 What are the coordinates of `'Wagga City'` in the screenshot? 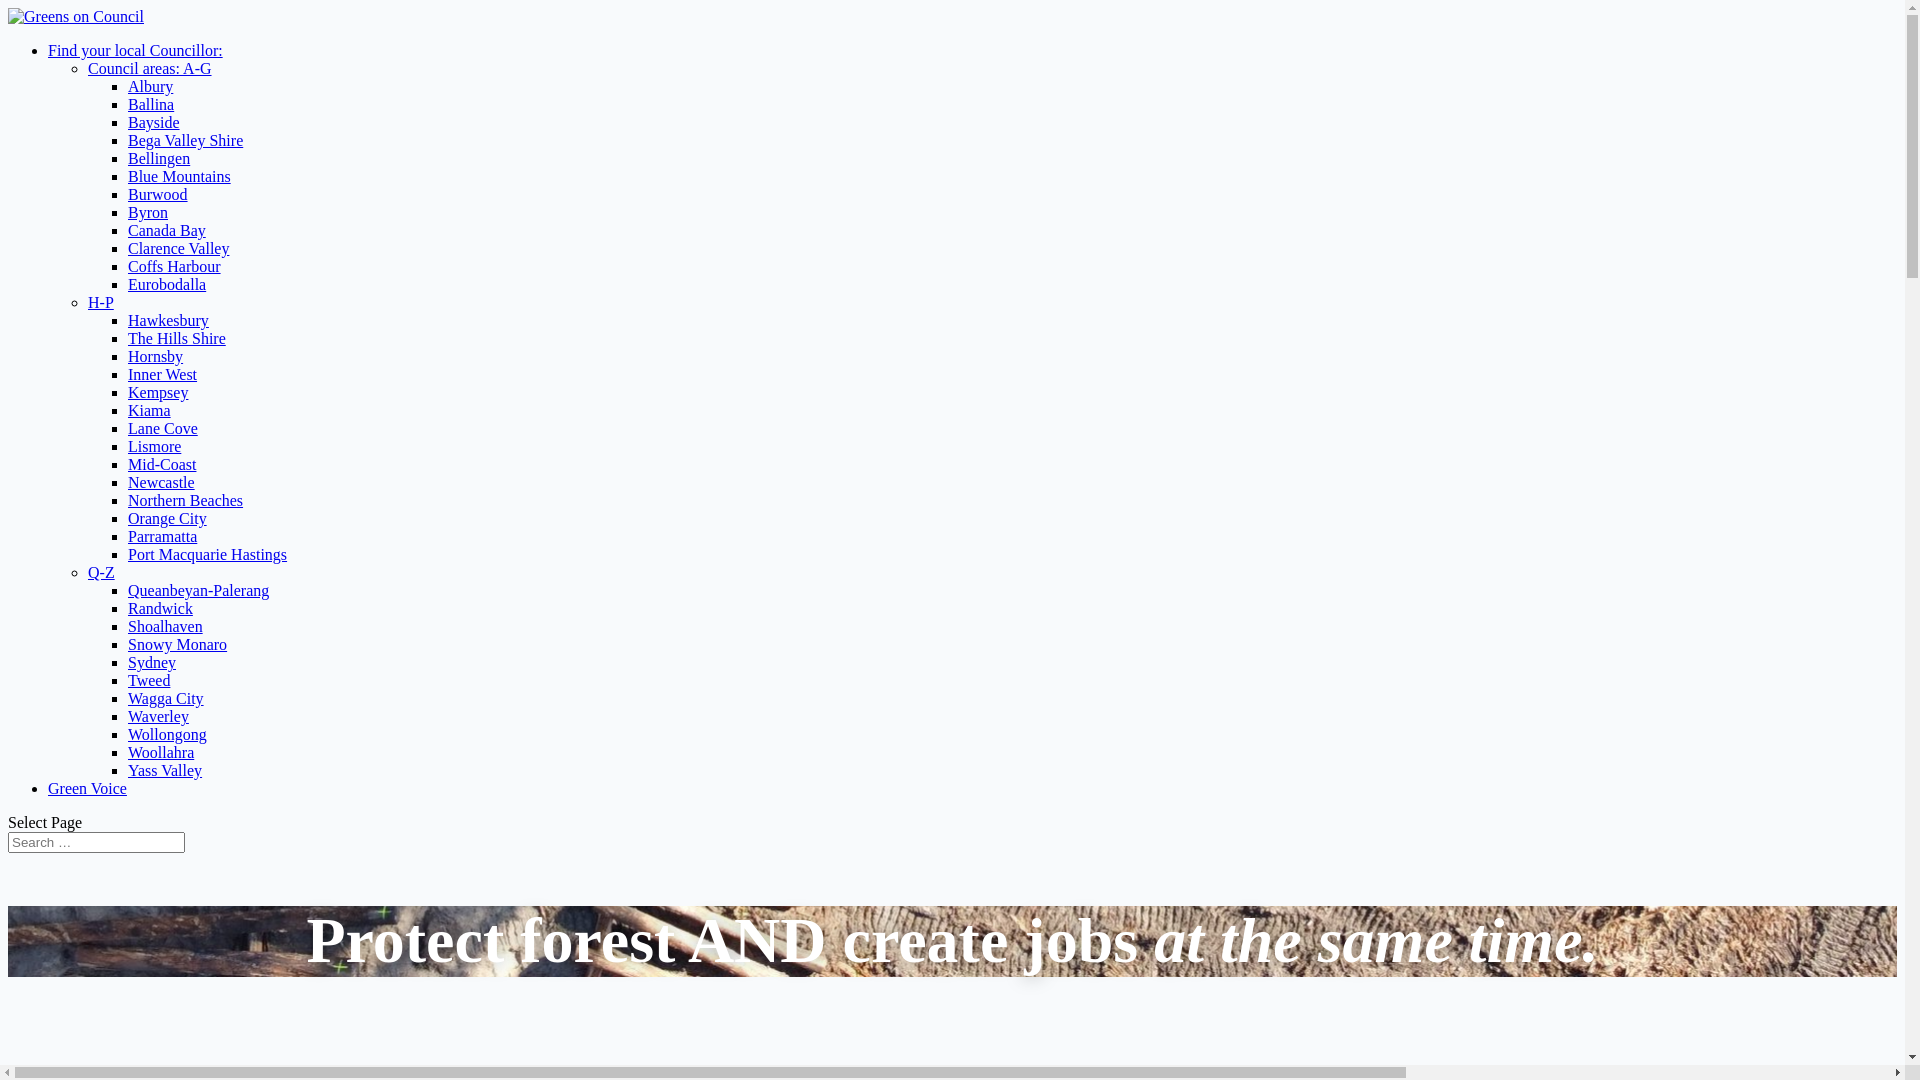 It's located at (166, 697).